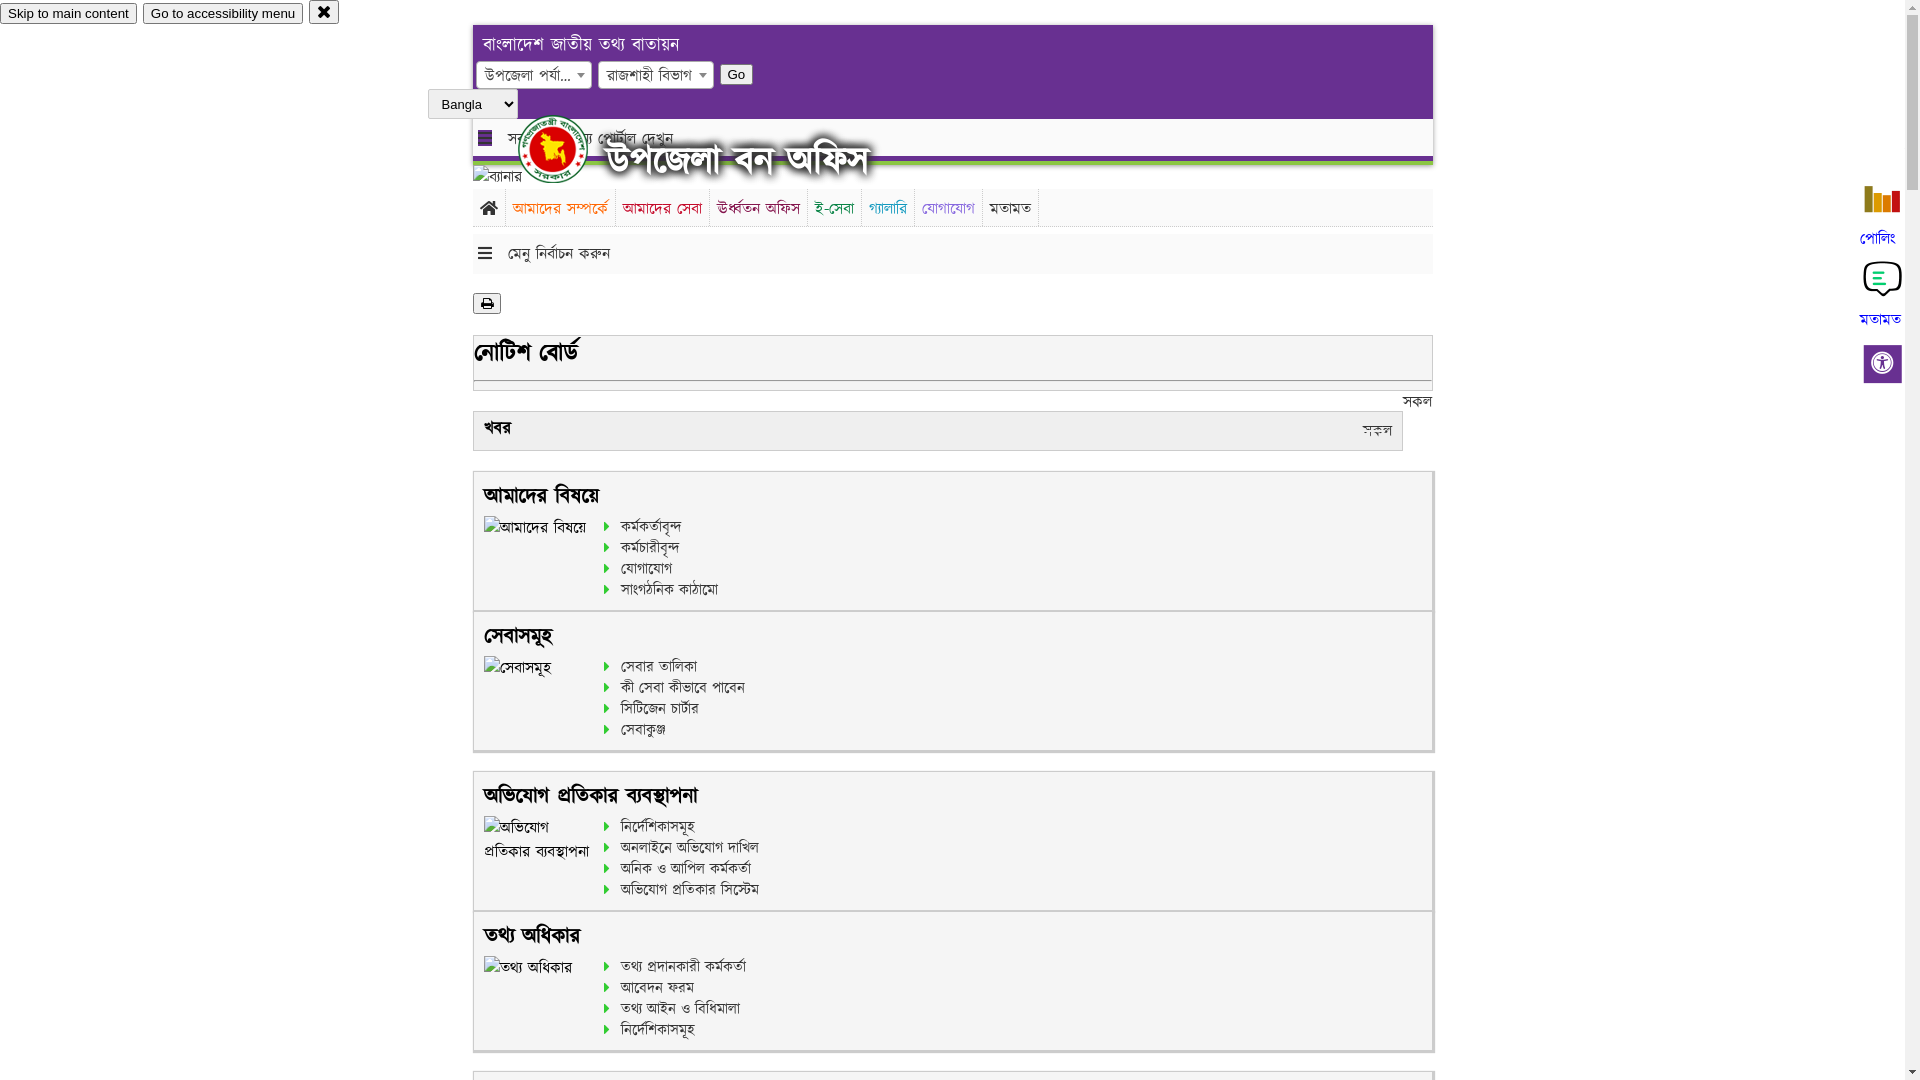 The width and height of the screenshot is (1920, 1080). I want to click on 'Go', so click(736, 73).